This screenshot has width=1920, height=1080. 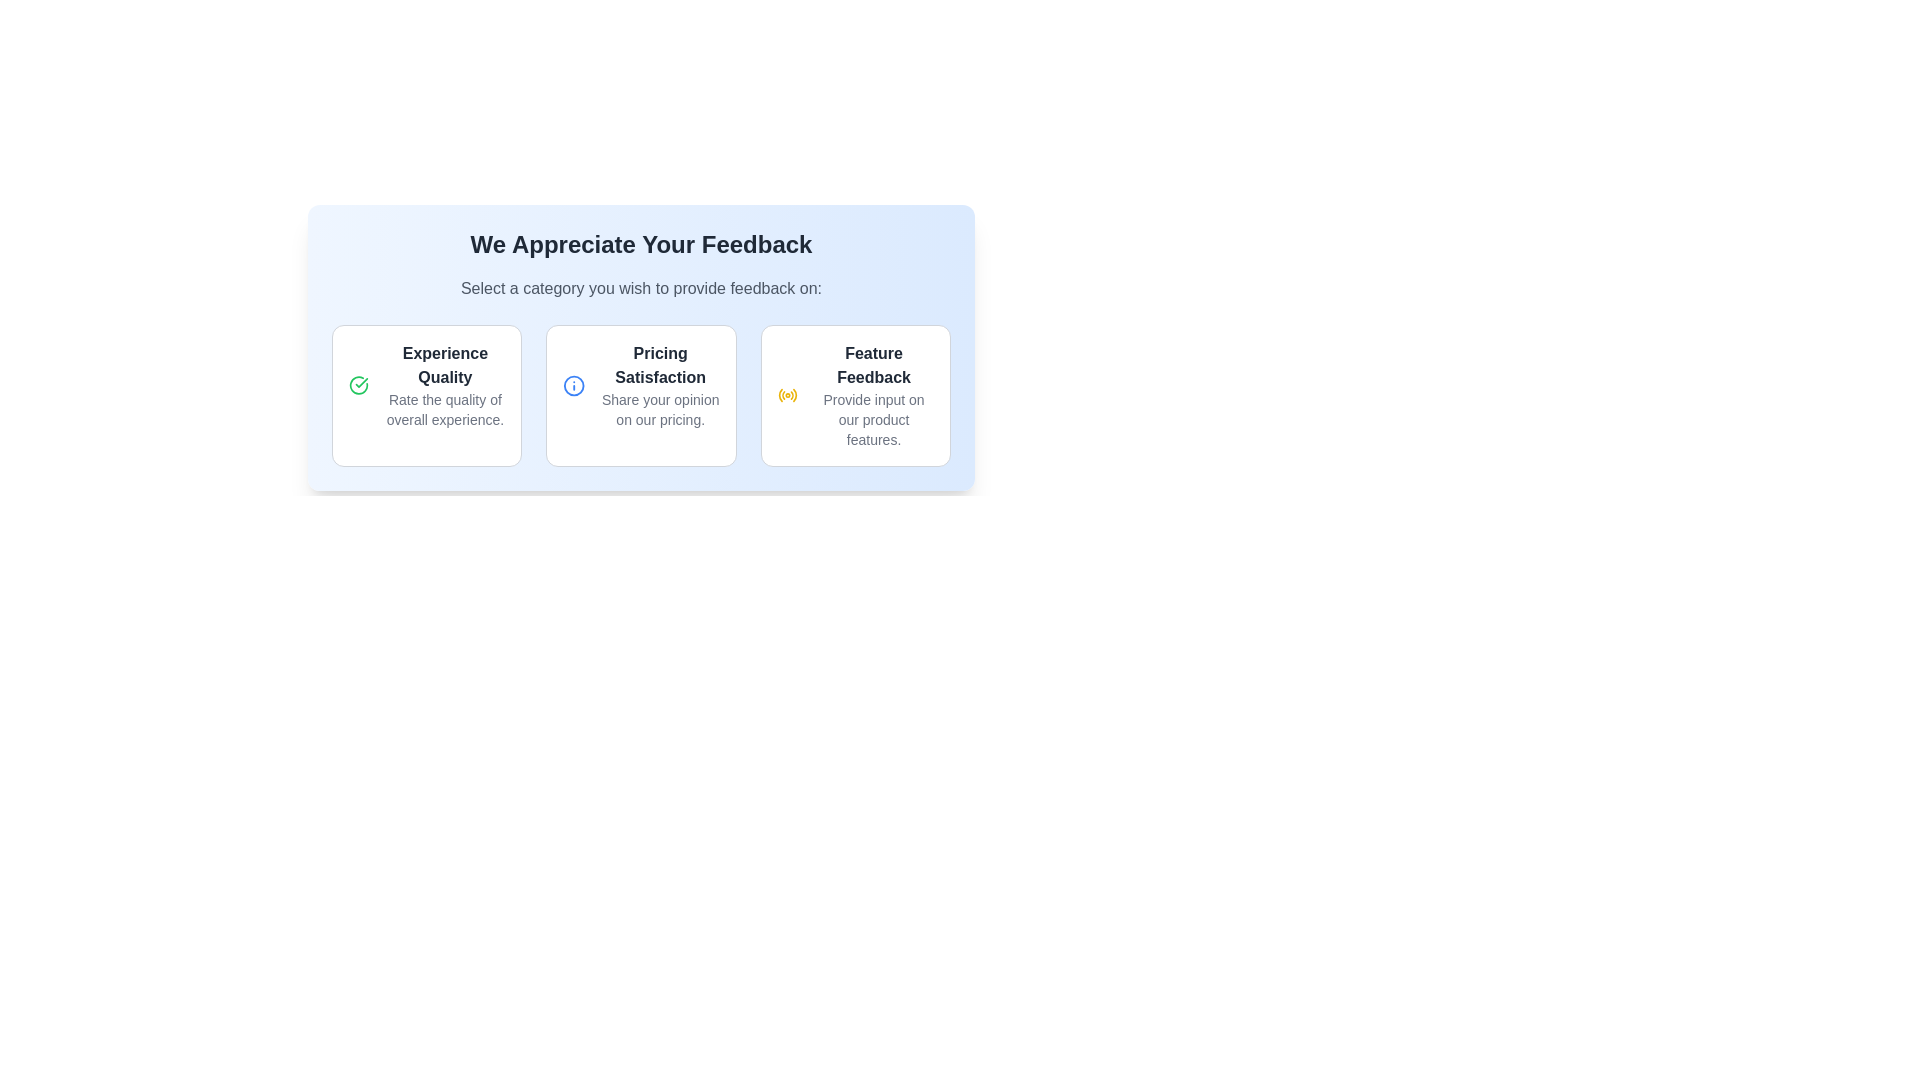 I want to click on text label indicating pricing satisfaction, which is located in the middle column above a smaller description text within a light blue background box, so click(x=660, y=366).